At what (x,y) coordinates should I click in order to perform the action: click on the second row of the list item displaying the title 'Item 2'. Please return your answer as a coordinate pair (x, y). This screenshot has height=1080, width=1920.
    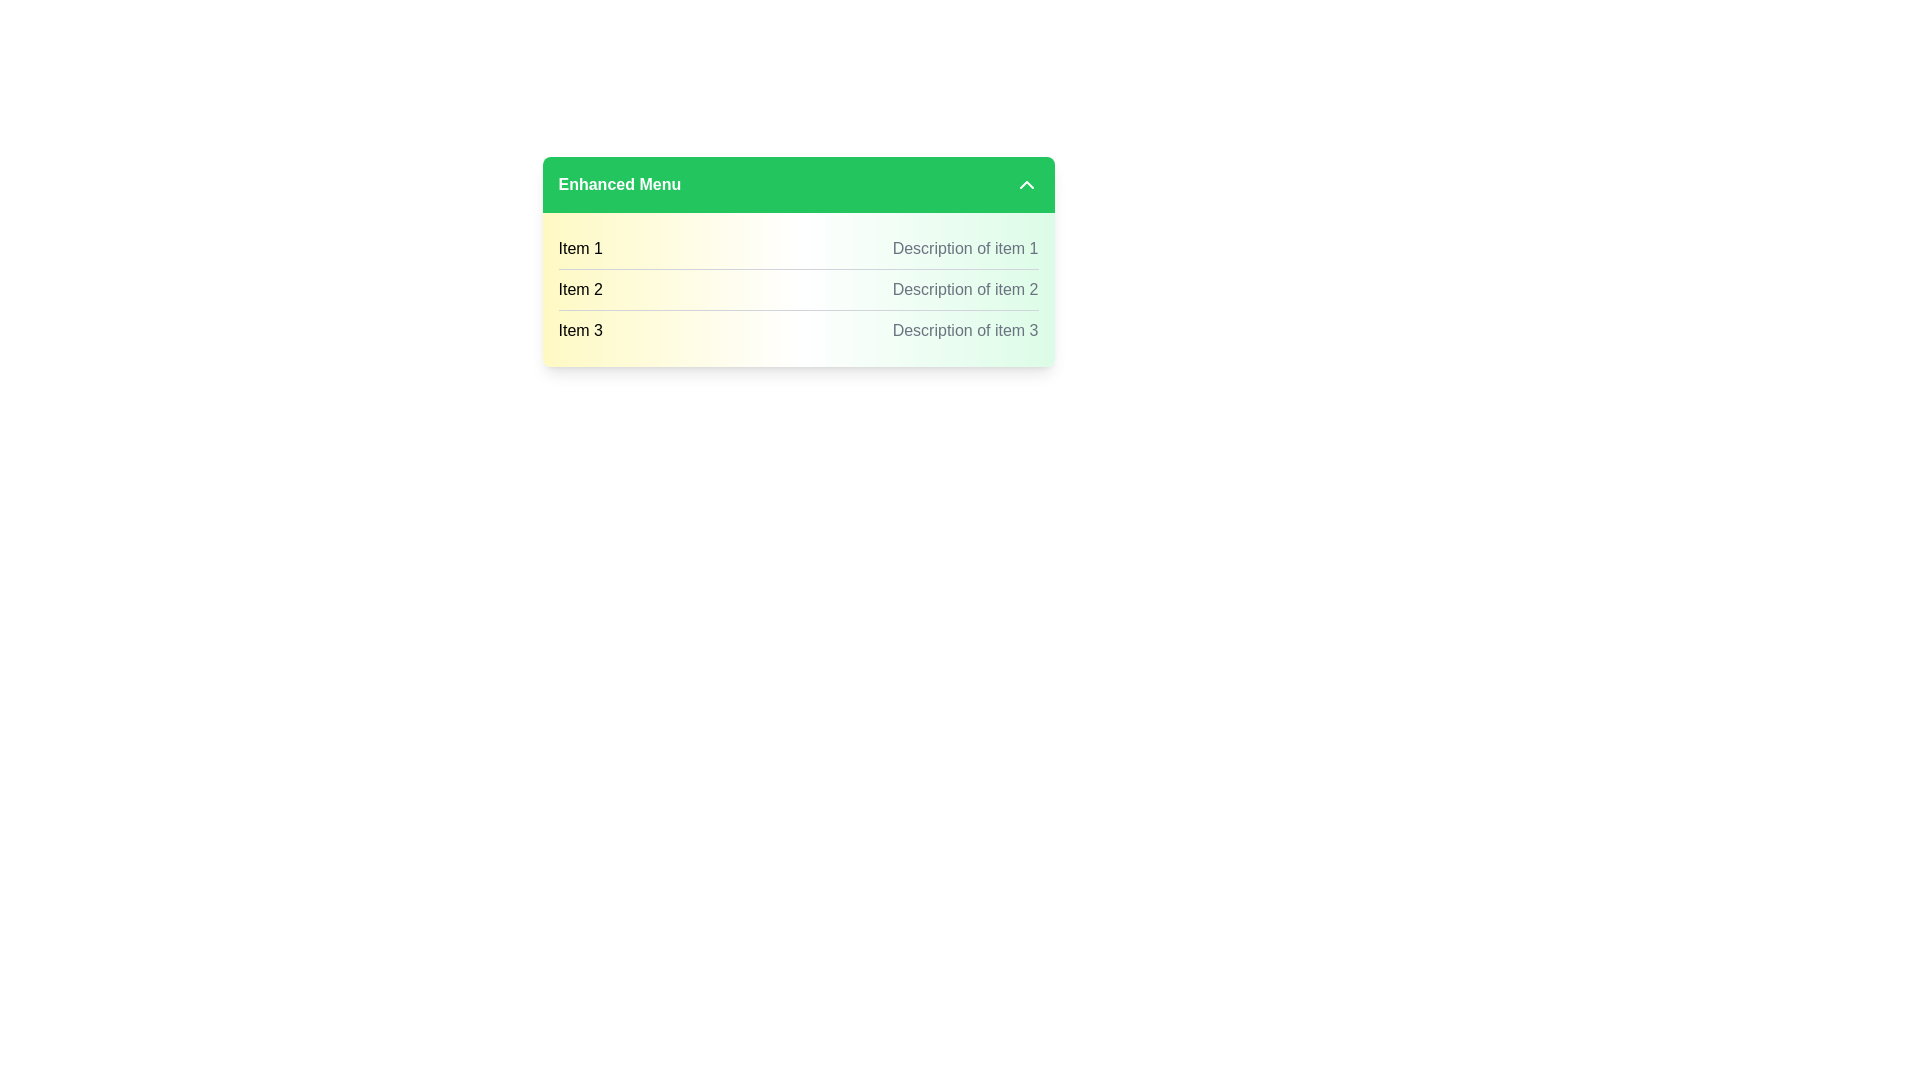
    Looking at the image, I should click on (797, 289).